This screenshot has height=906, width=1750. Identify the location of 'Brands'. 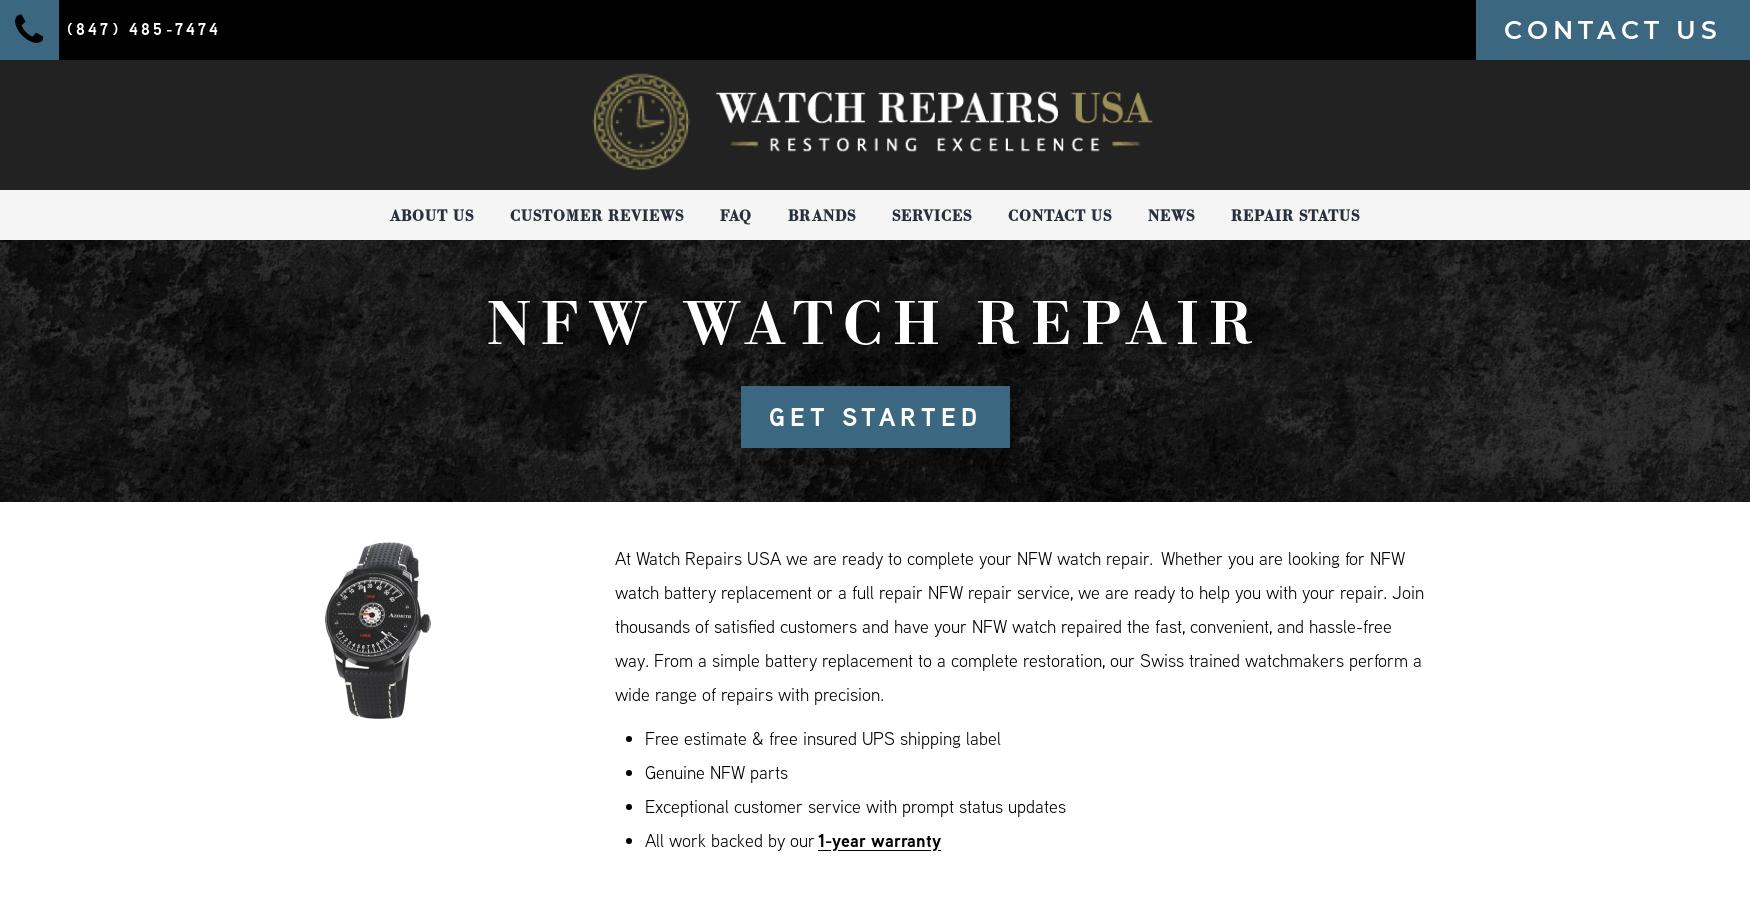
(821, 214).